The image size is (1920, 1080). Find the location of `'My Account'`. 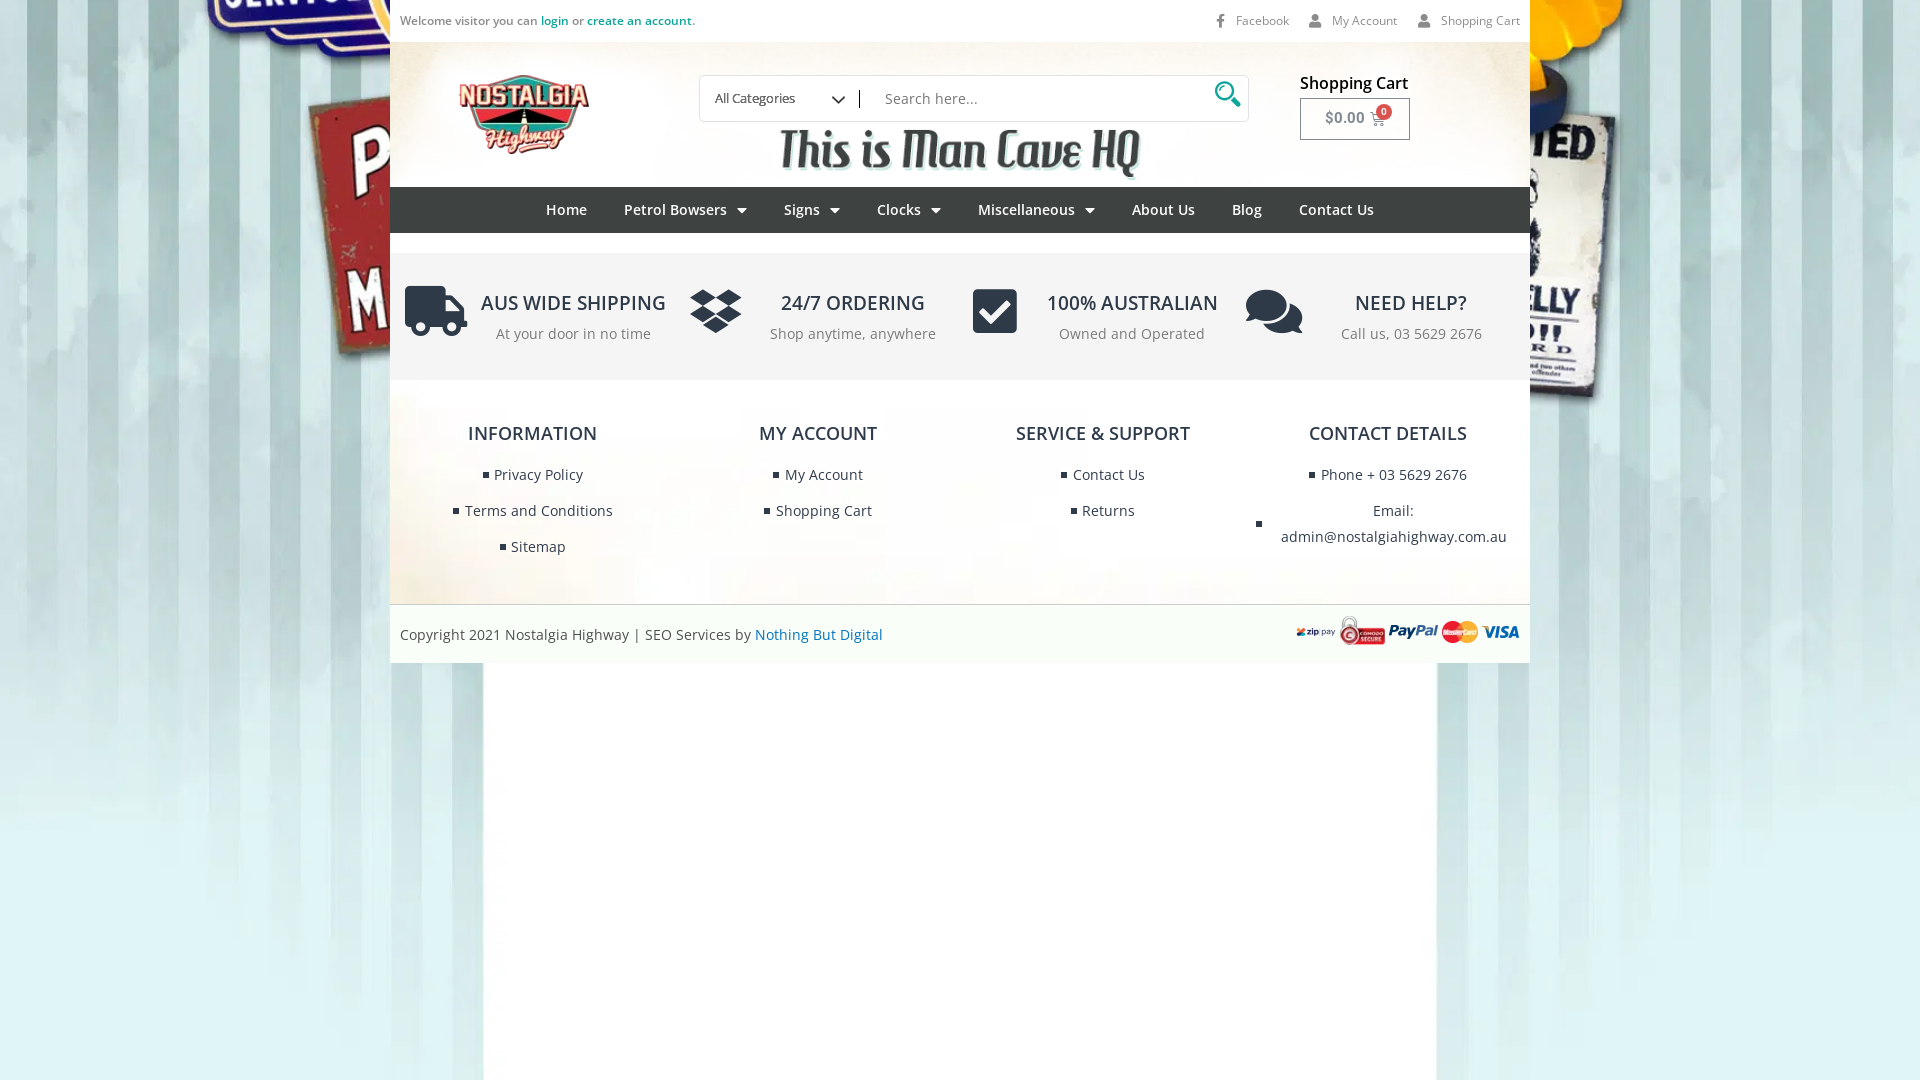

'My Account' is located at coordinates (817, 474).